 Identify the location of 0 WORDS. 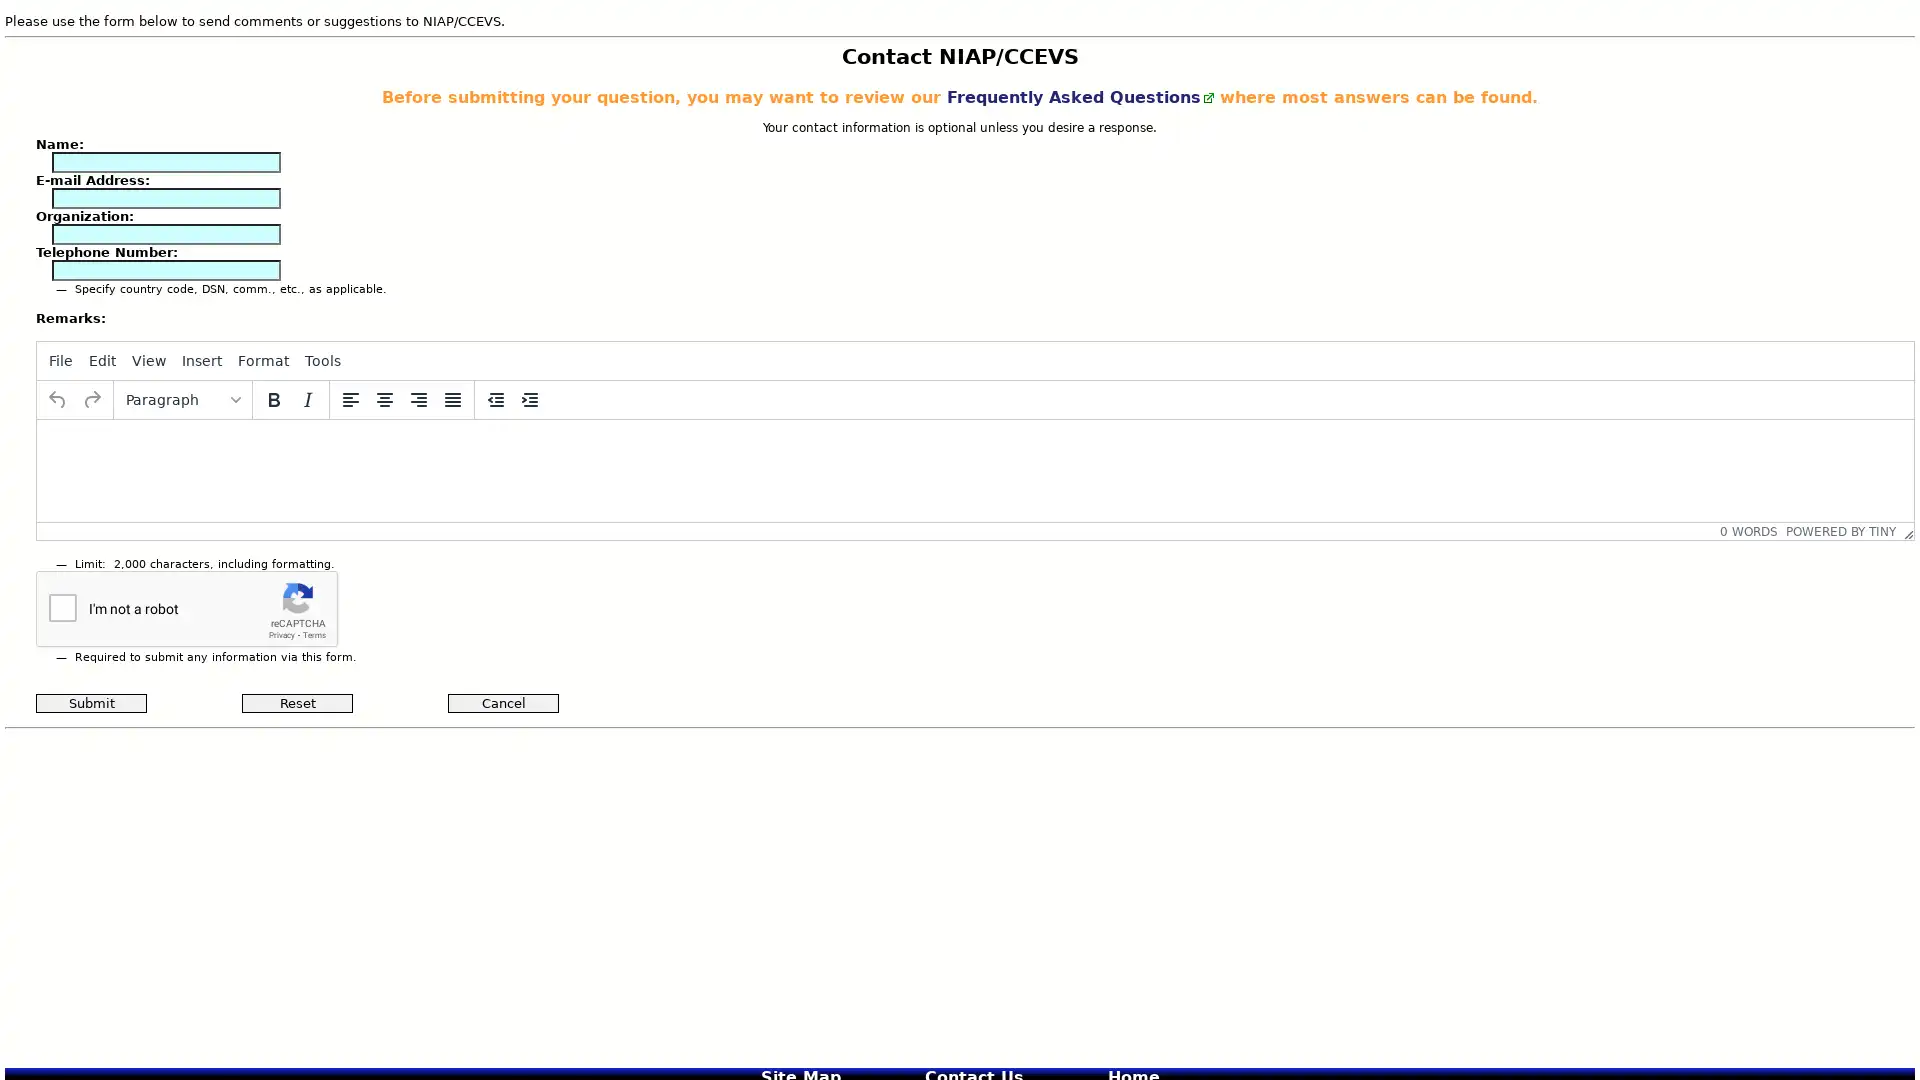
(1747, 530).